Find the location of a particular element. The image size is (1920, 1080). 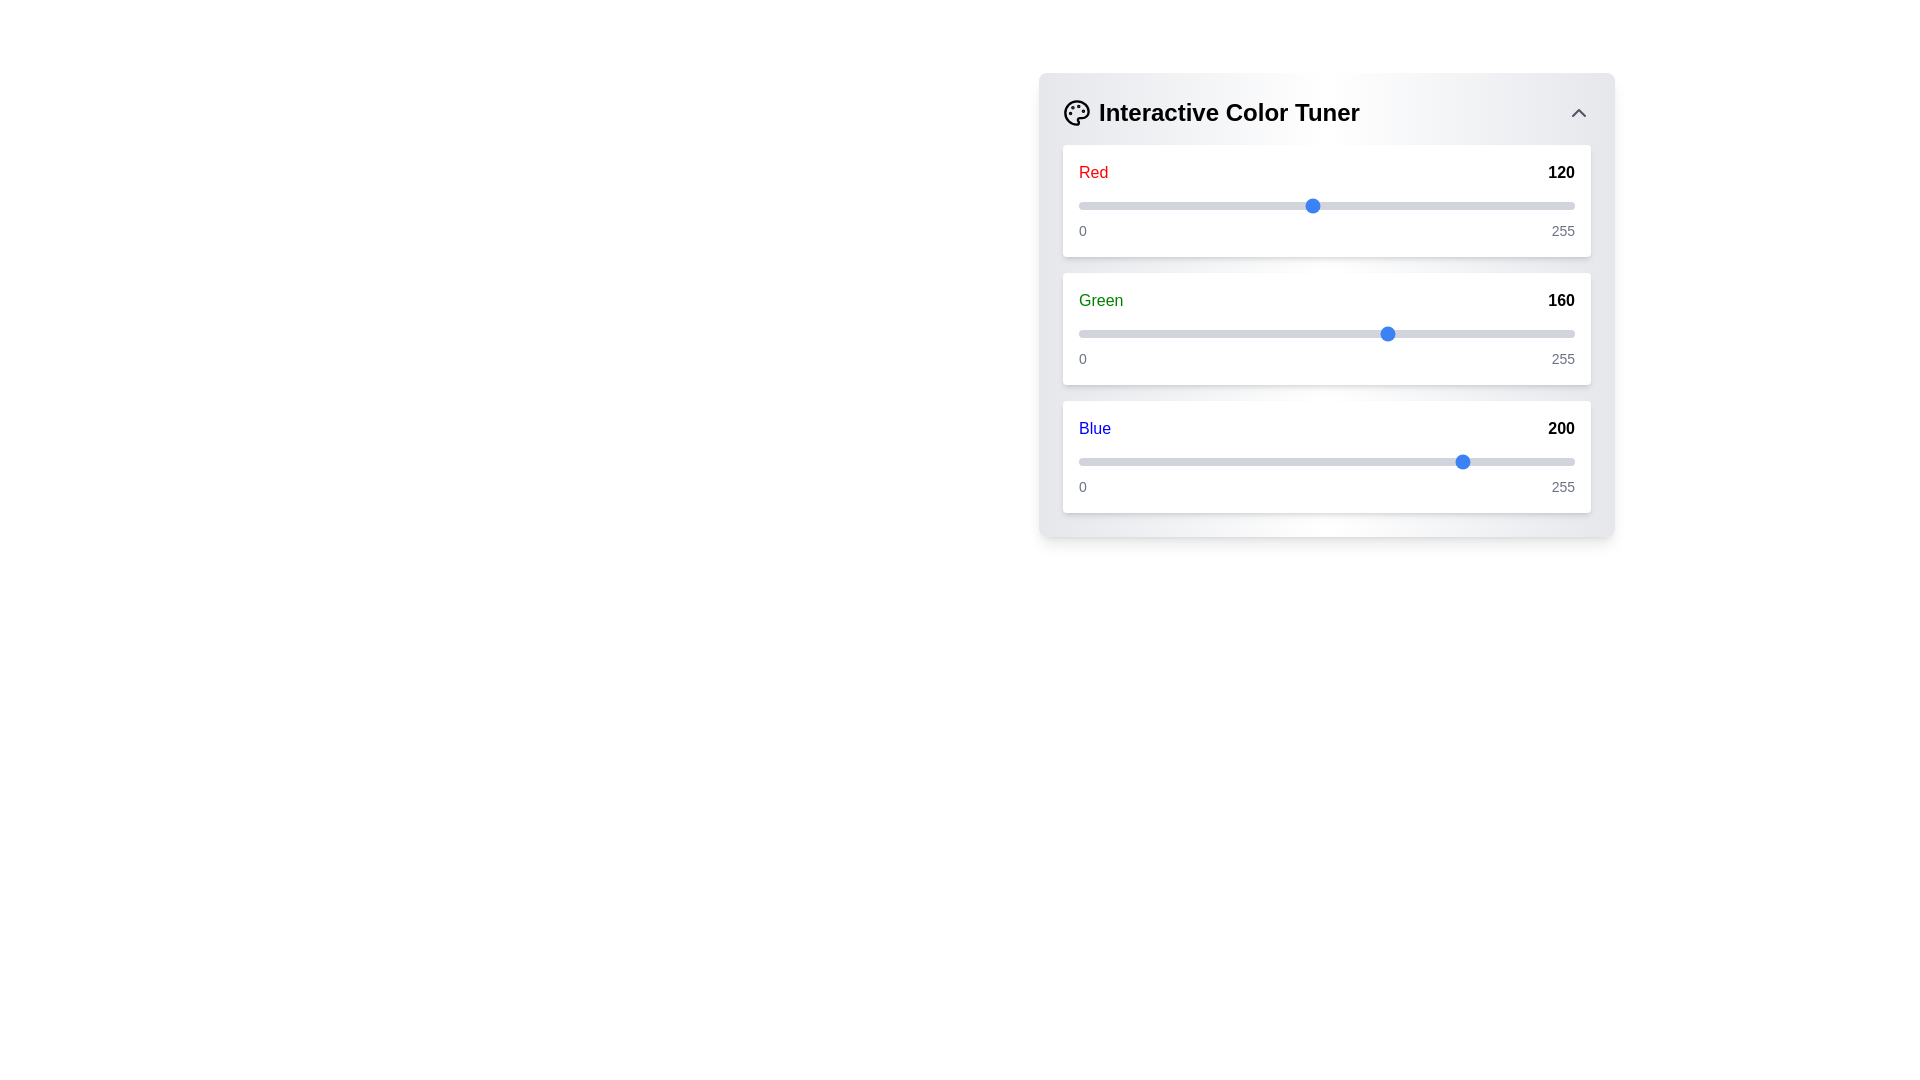

label indicating the minimum and maximum values (0 and 255) for the slider located below the 'Blue' slider, centered horizontally is located at coordinates (1326, 486).